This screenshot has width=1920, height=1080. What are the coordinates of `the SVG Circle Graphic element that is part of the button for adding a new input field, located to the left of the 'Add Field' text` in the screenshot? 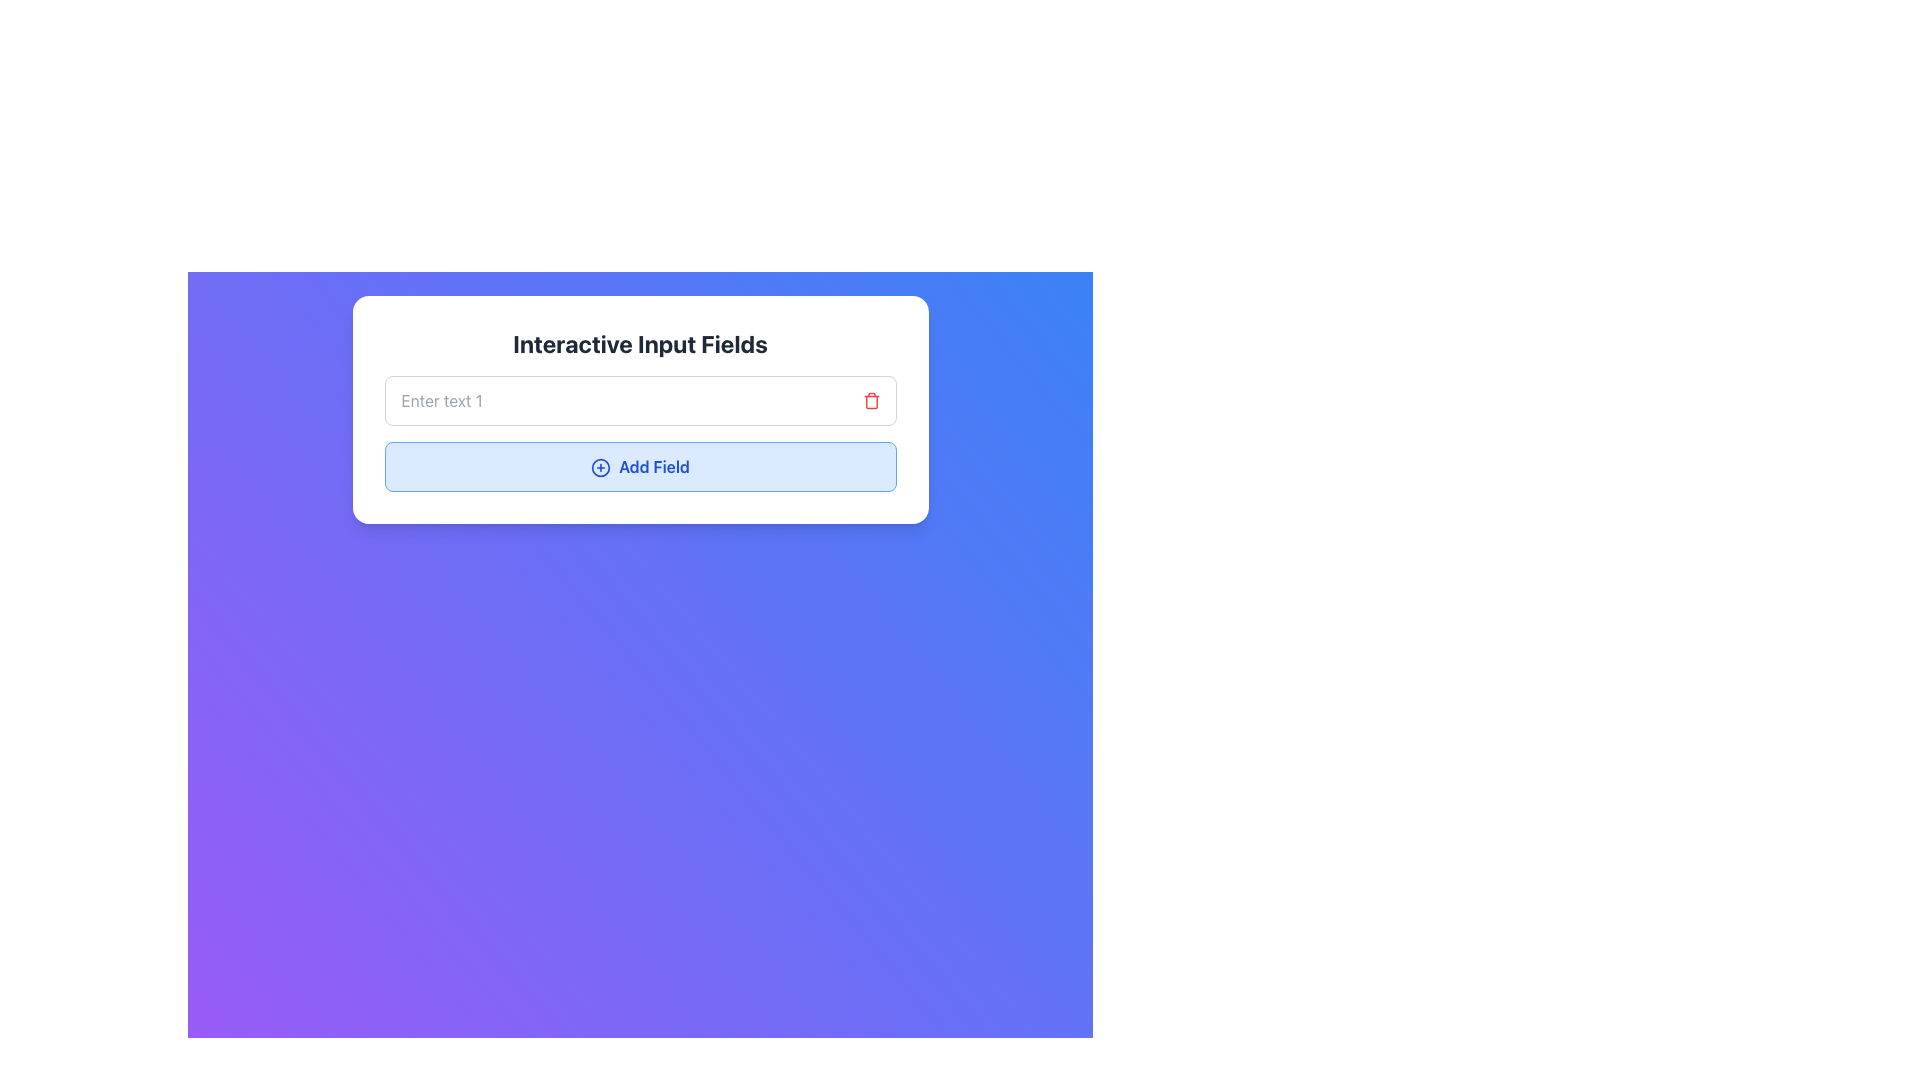 It's located at (600, 467).